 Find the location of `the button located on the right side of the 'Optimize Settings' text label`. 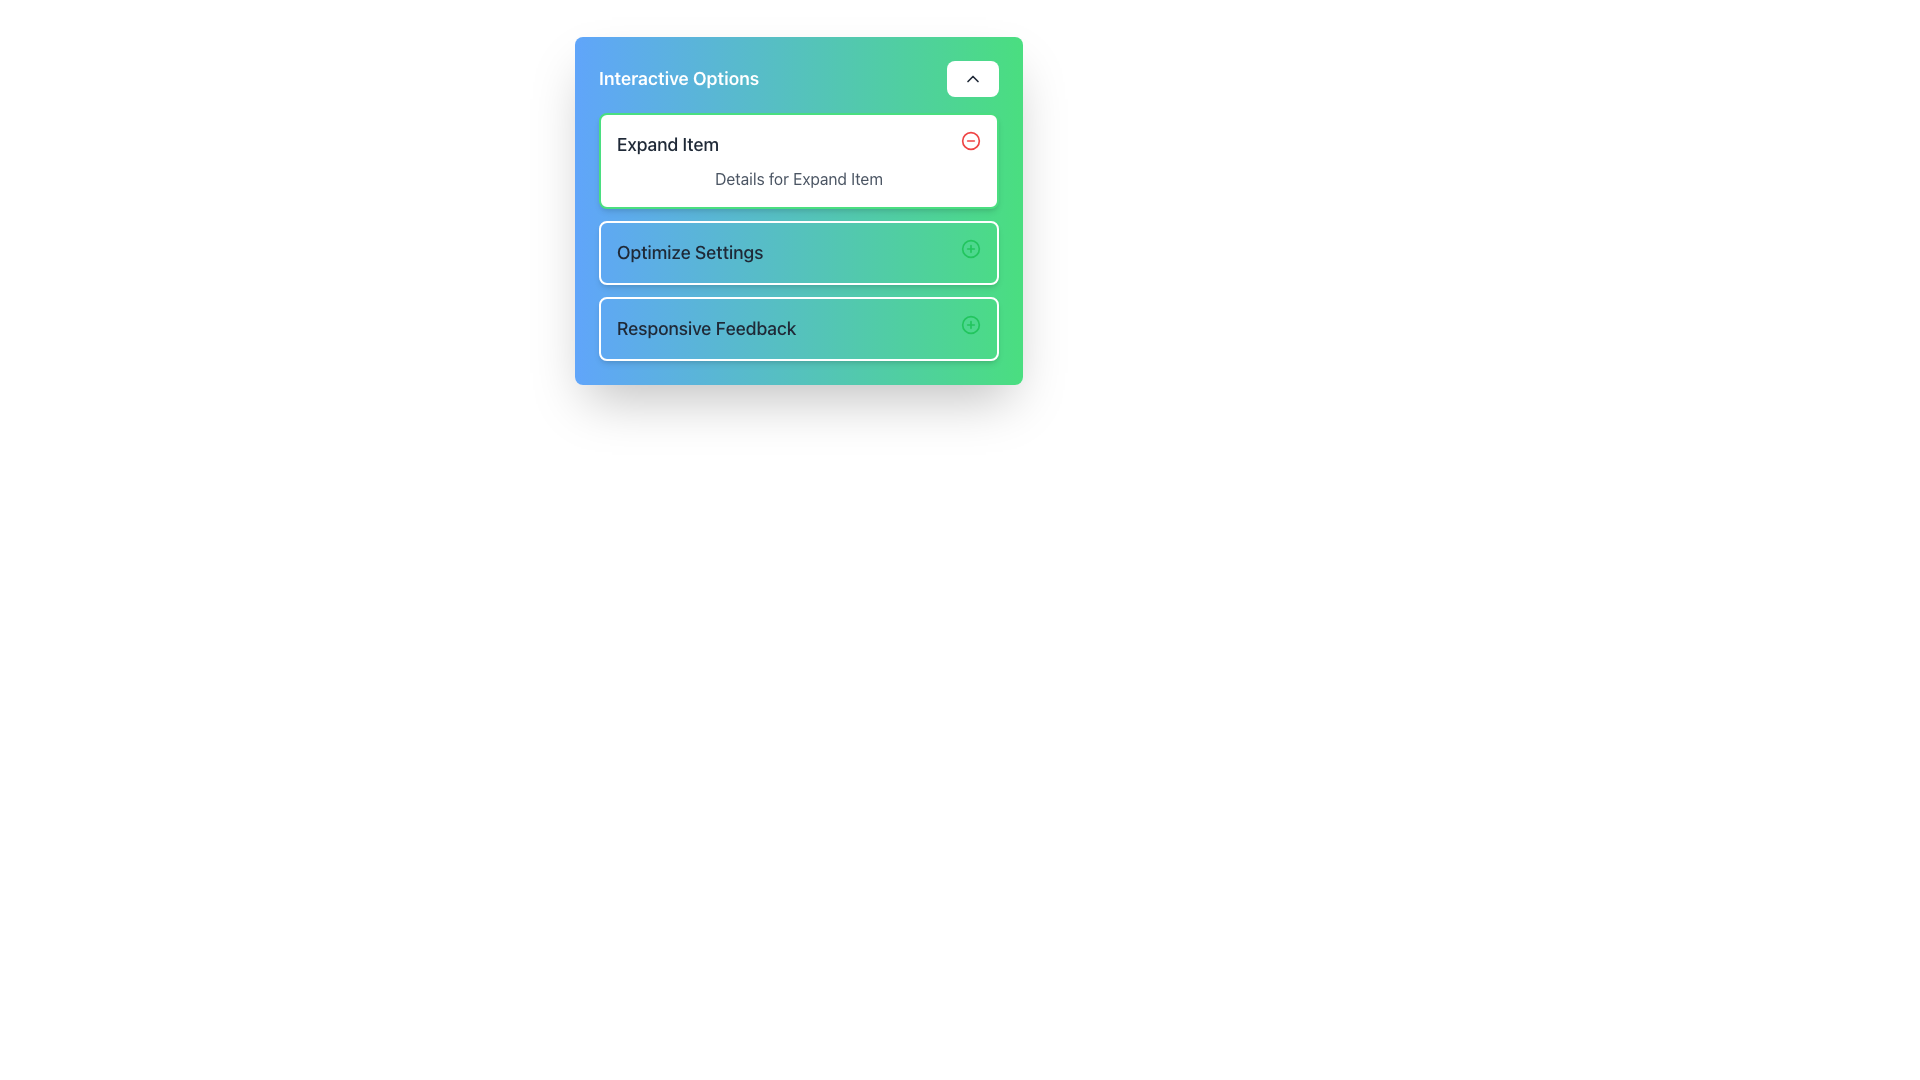

the button located on the right side of the 'Optimize Settings' text label is located at coordinates (970, 248).